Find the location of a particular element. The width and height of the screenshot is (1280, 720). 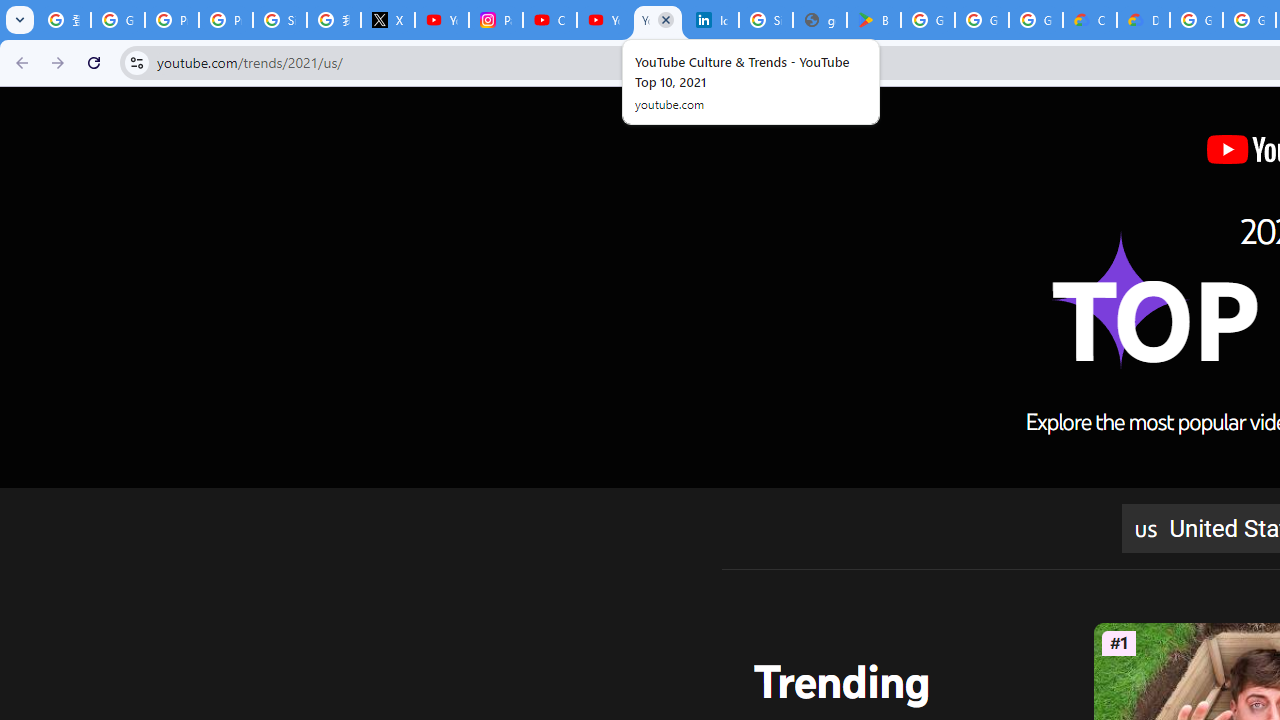

'google_privacy_policy_en.pdf' is located at coordinates (819, 20).